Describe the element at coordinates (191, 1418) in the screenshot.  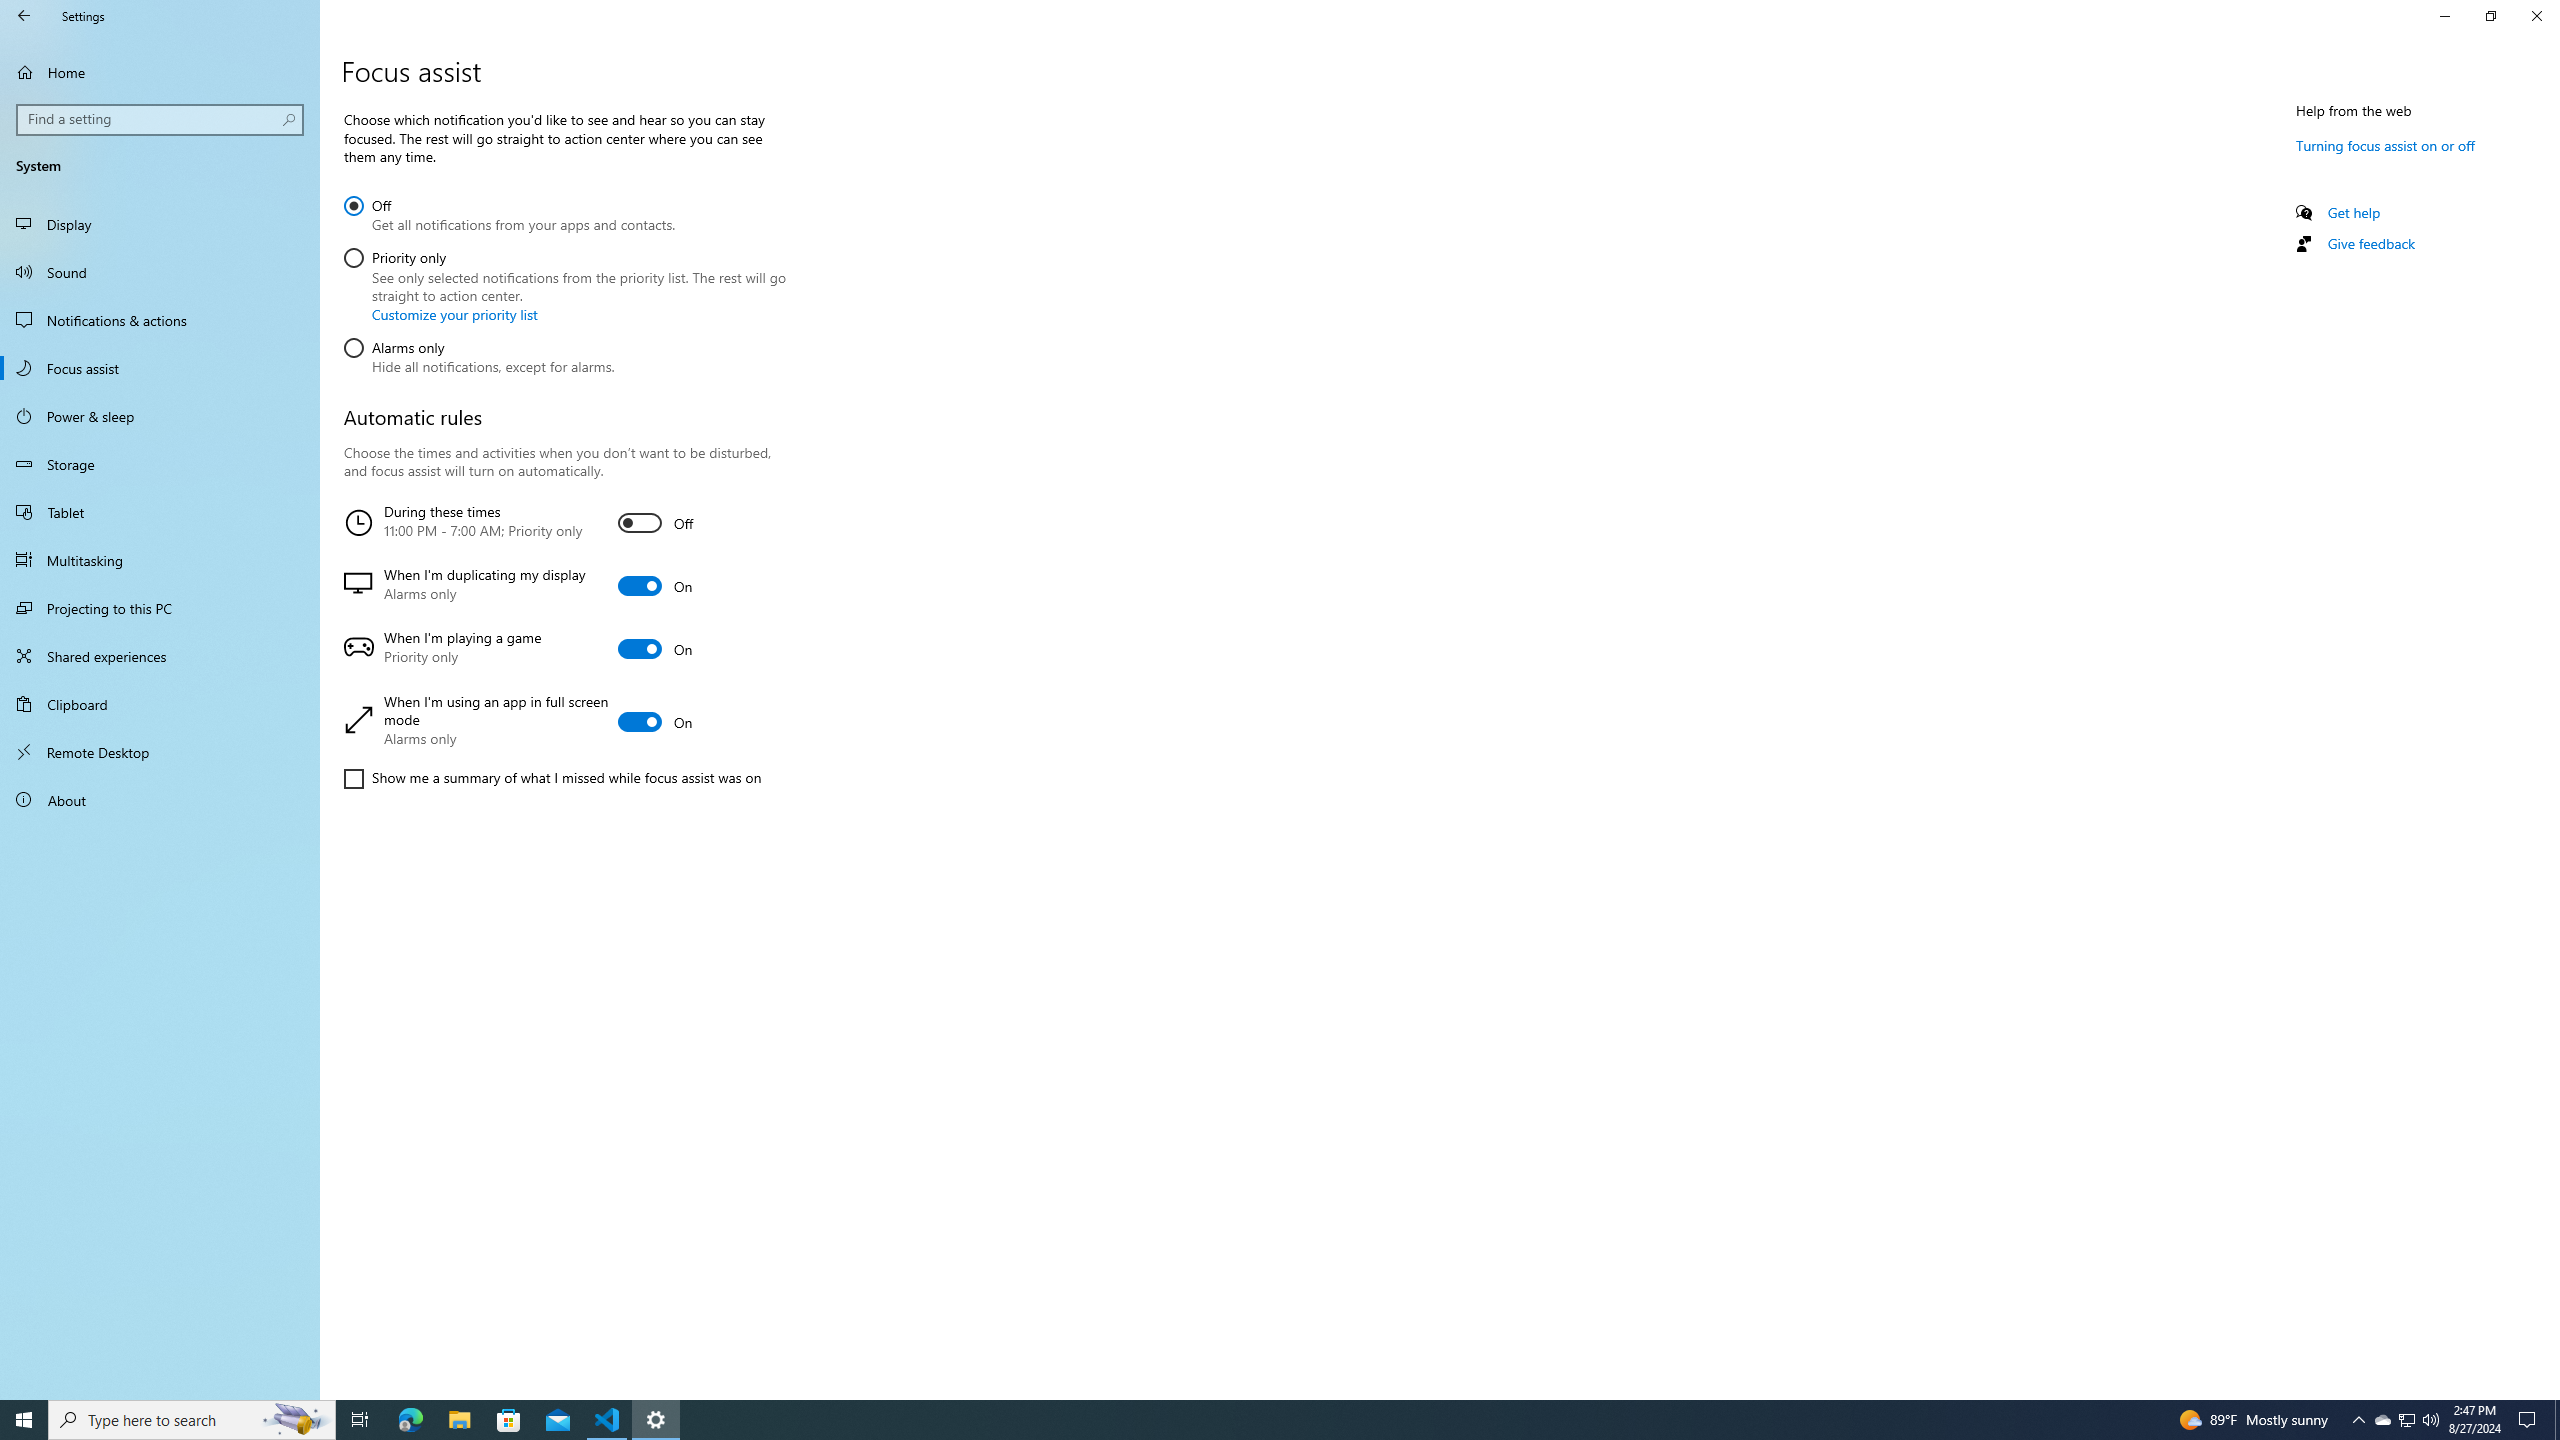
I see `'Type here to search'` at that location.